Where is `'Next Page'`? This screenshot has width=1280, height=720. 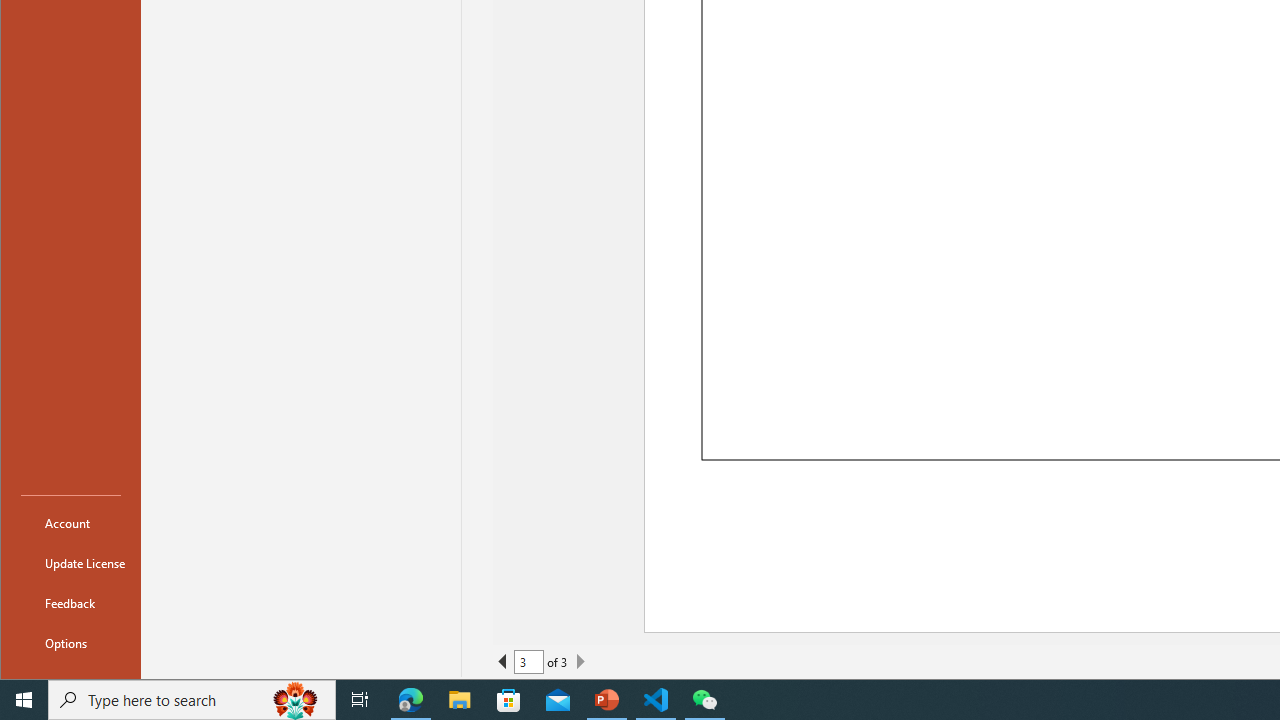 'Next Page' is located at coordinates (579, 662).